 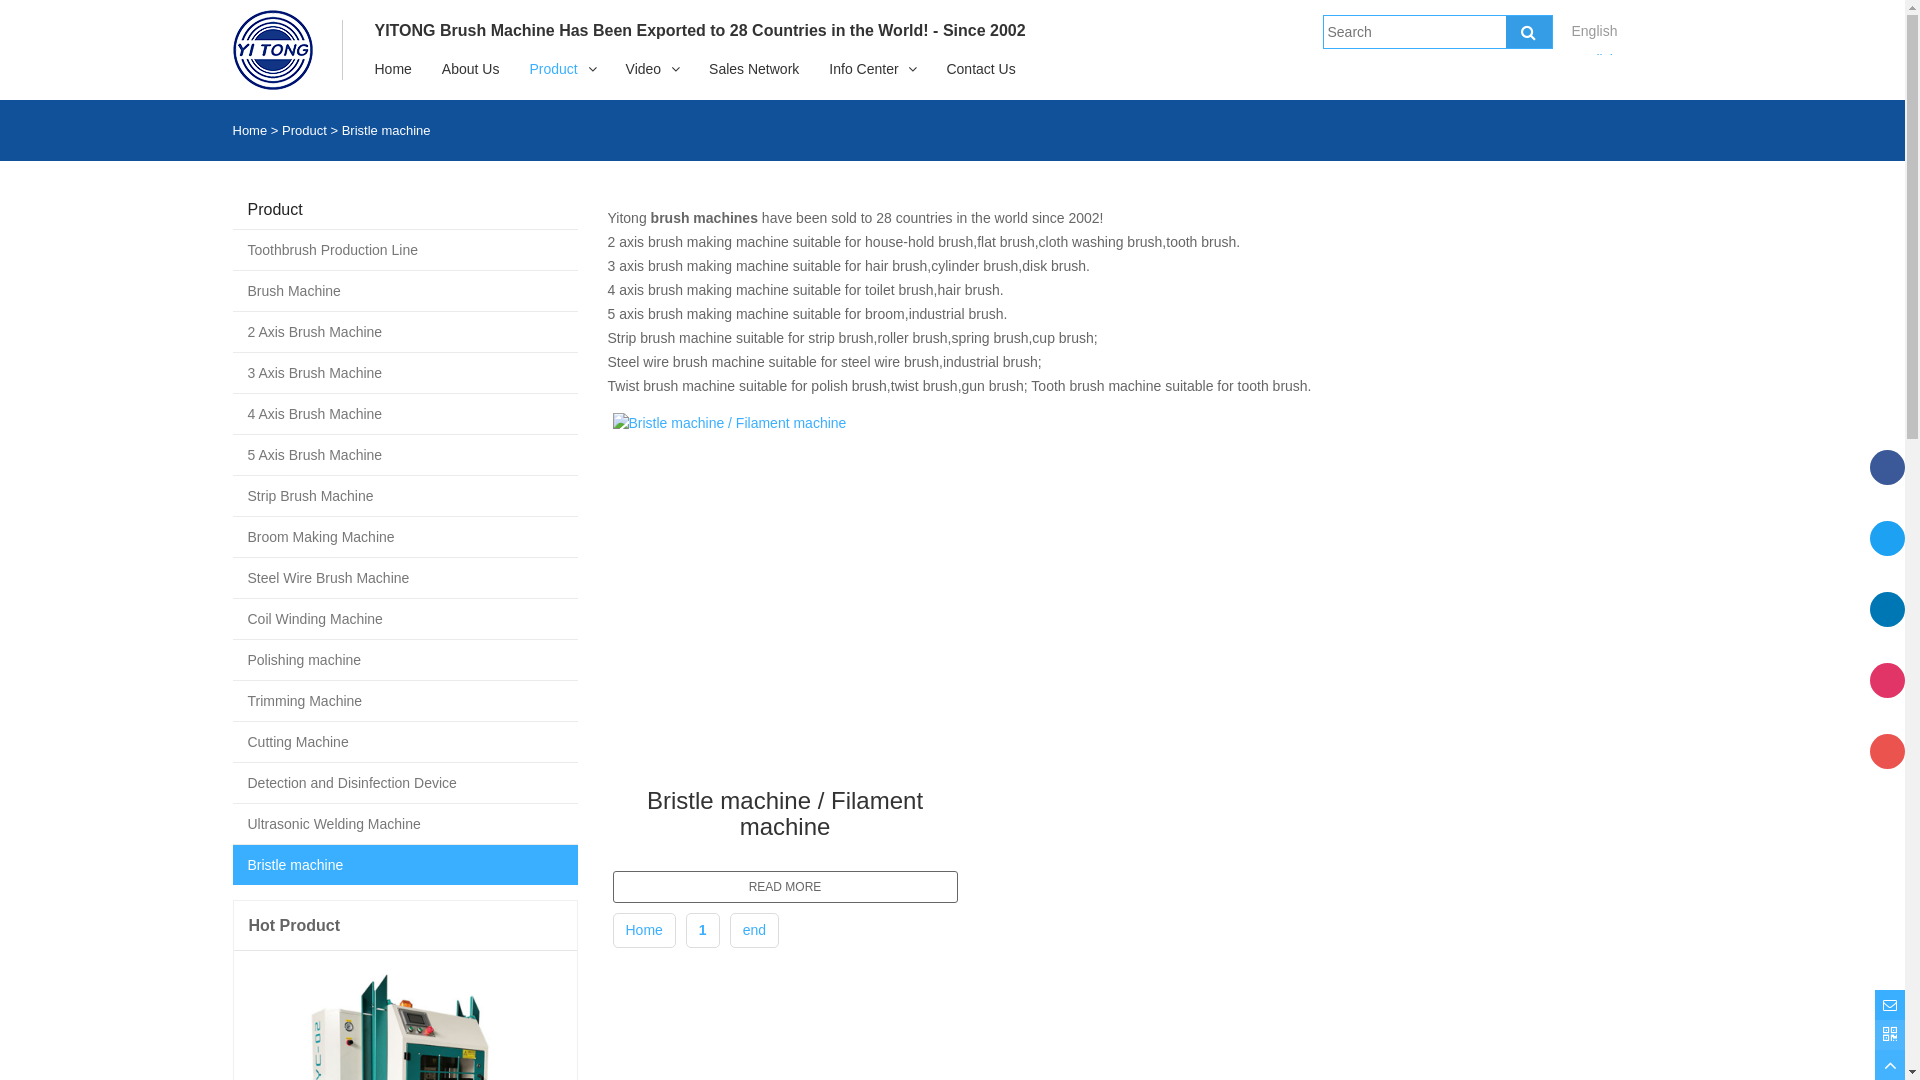 What do you see at coordinates (1886, 697) in the screenshot?
I see `'instagram'` at bounding box center [1886, 697].